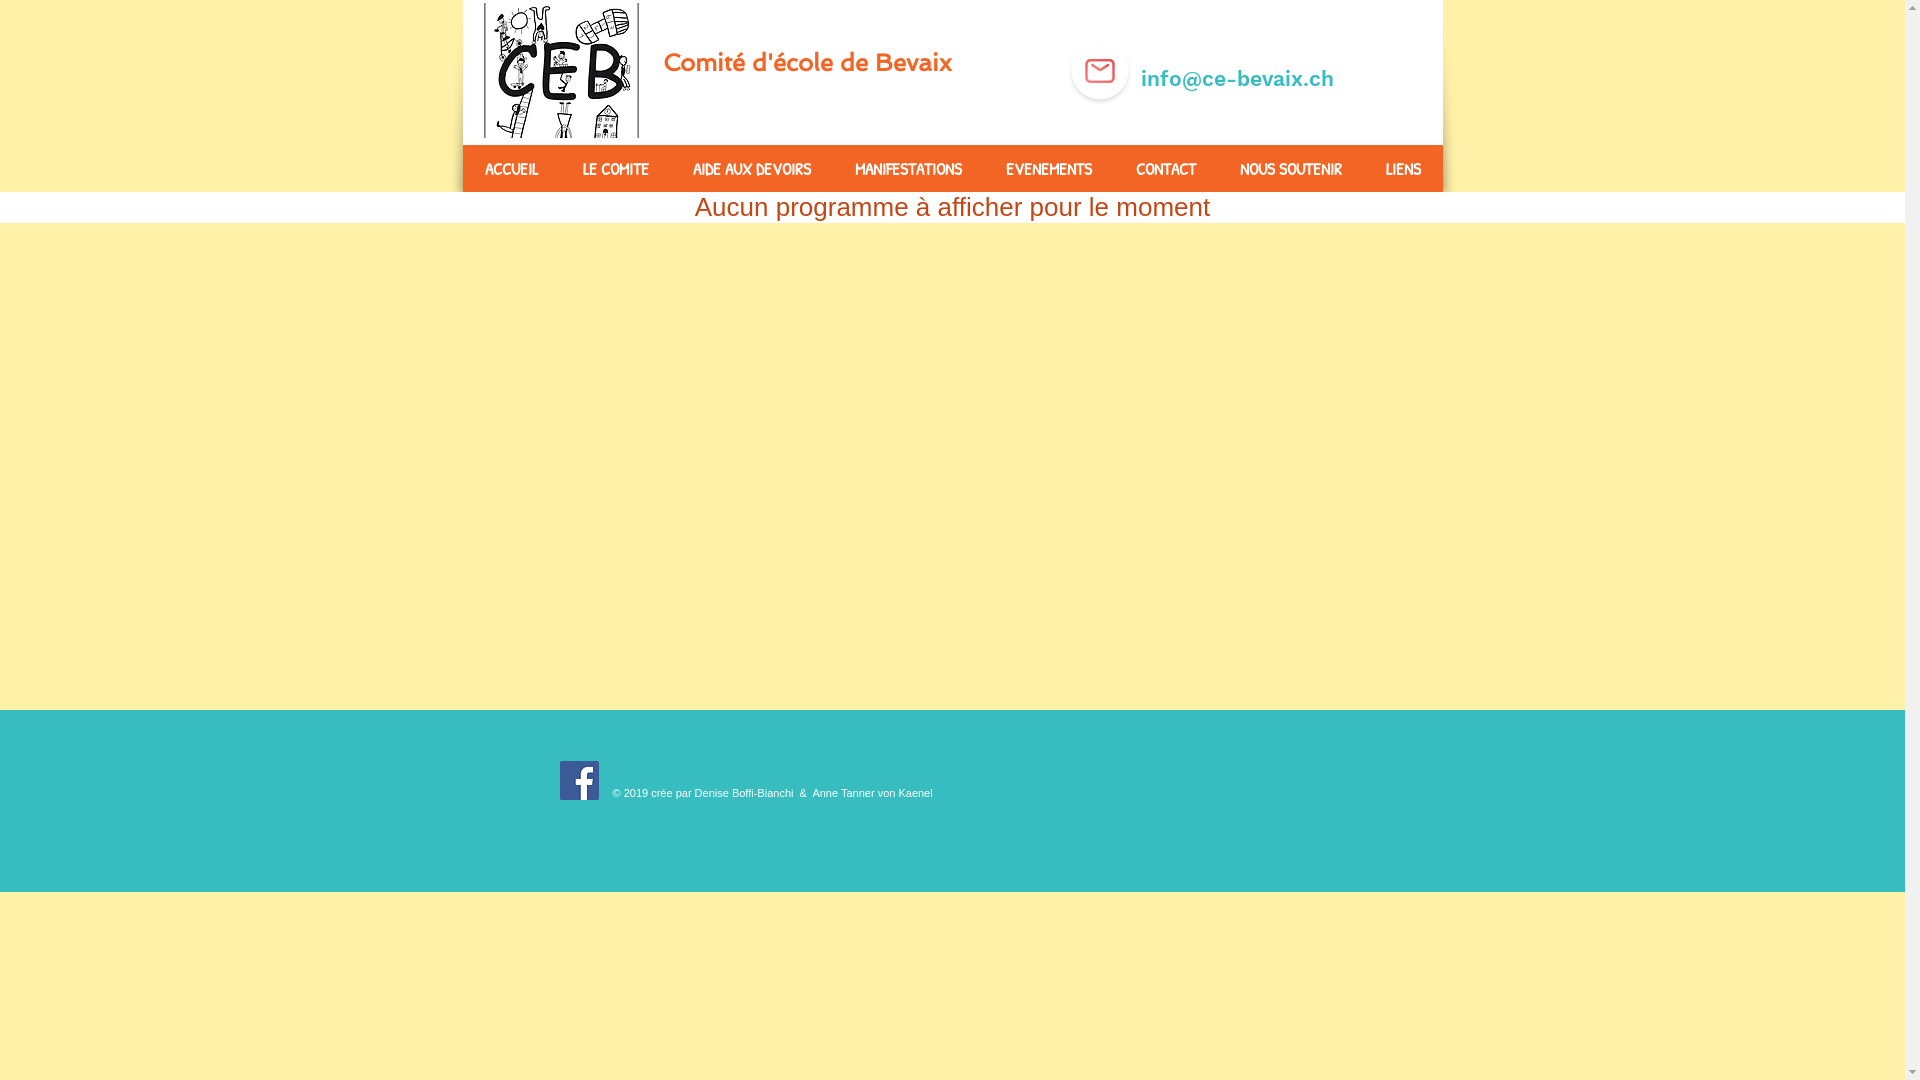 This screenshot has width=1920, height=1080. I want to click on 'AIDE AUX DEVOIRS', so click(749, 167).